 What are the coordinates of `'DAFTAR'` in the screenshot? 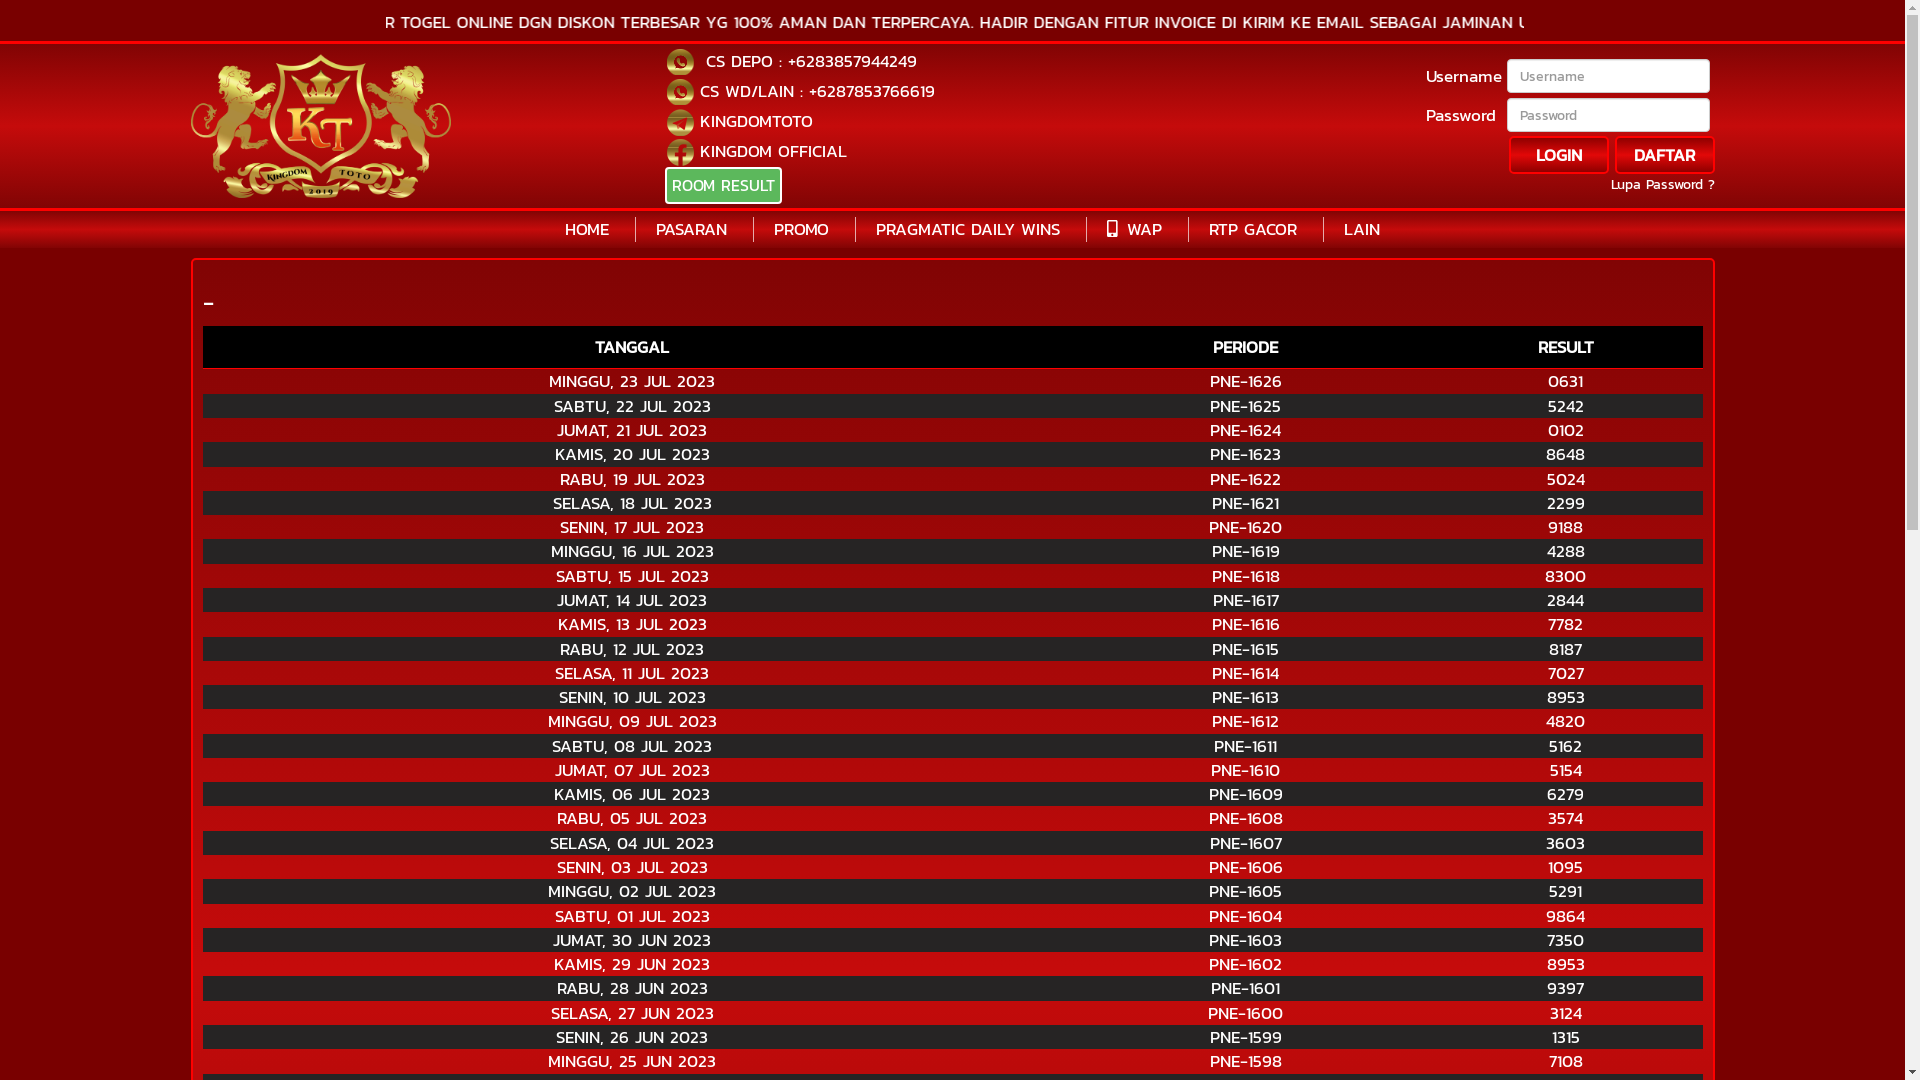 It's located at (1664, 153).